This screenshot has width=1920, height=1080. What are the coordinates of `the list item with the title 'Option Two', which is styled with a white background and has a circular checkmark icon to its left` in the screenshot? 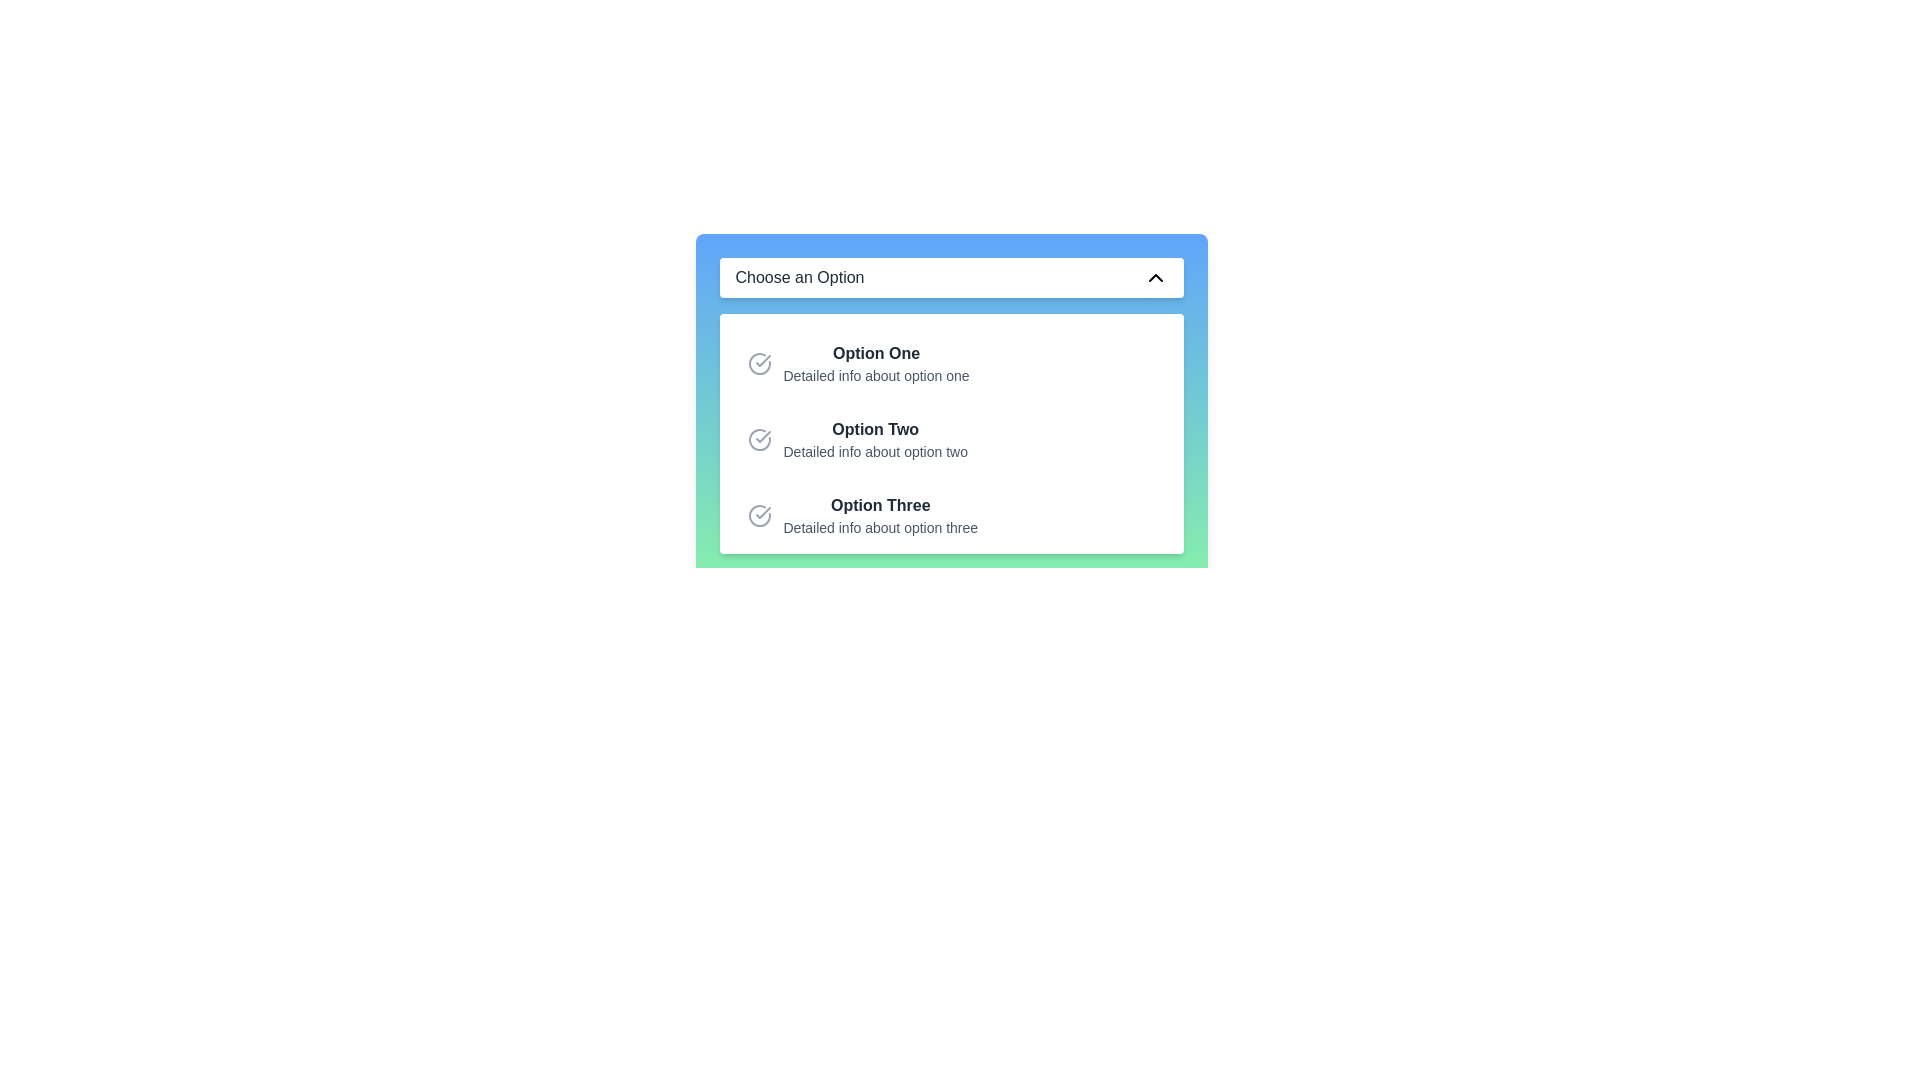 It's located at (950, 438).